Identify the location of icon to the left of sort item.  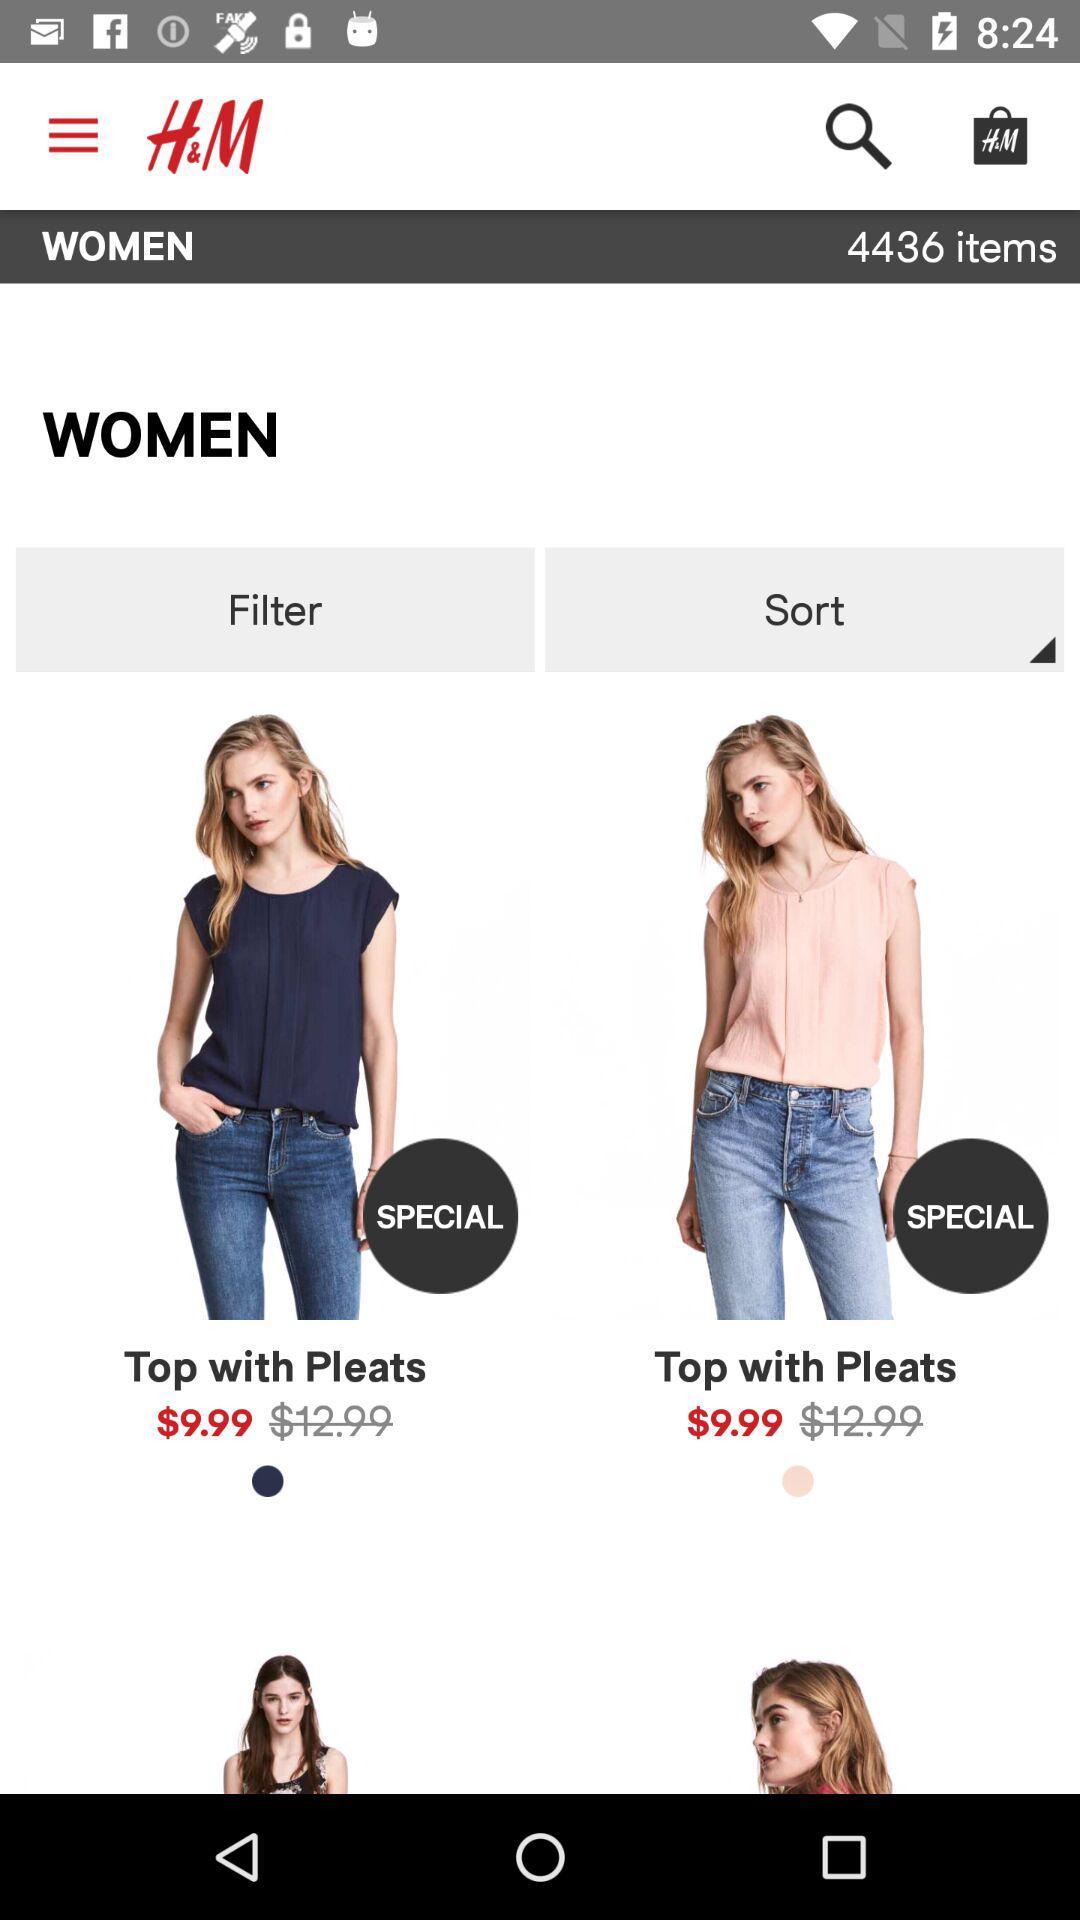
(275, 609).